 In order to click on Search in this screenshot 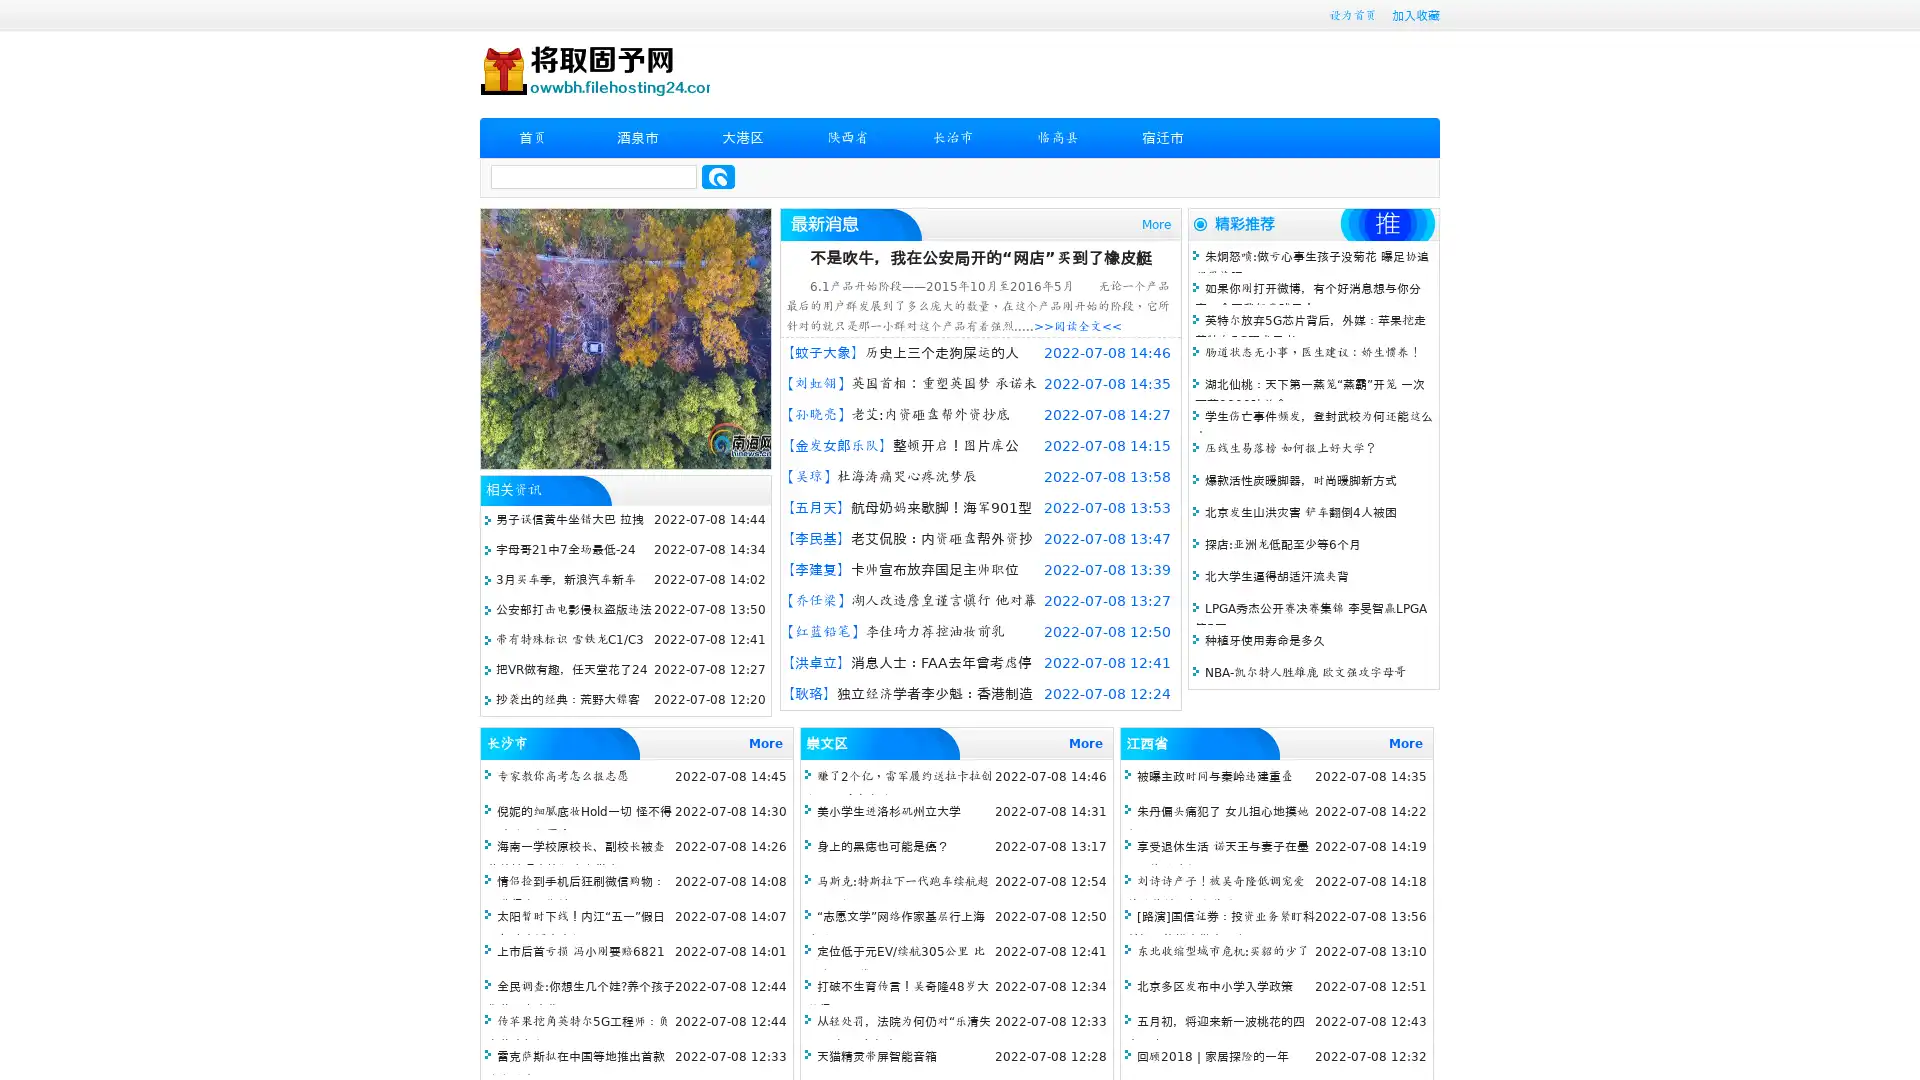, I will do `click(718, 176)`.